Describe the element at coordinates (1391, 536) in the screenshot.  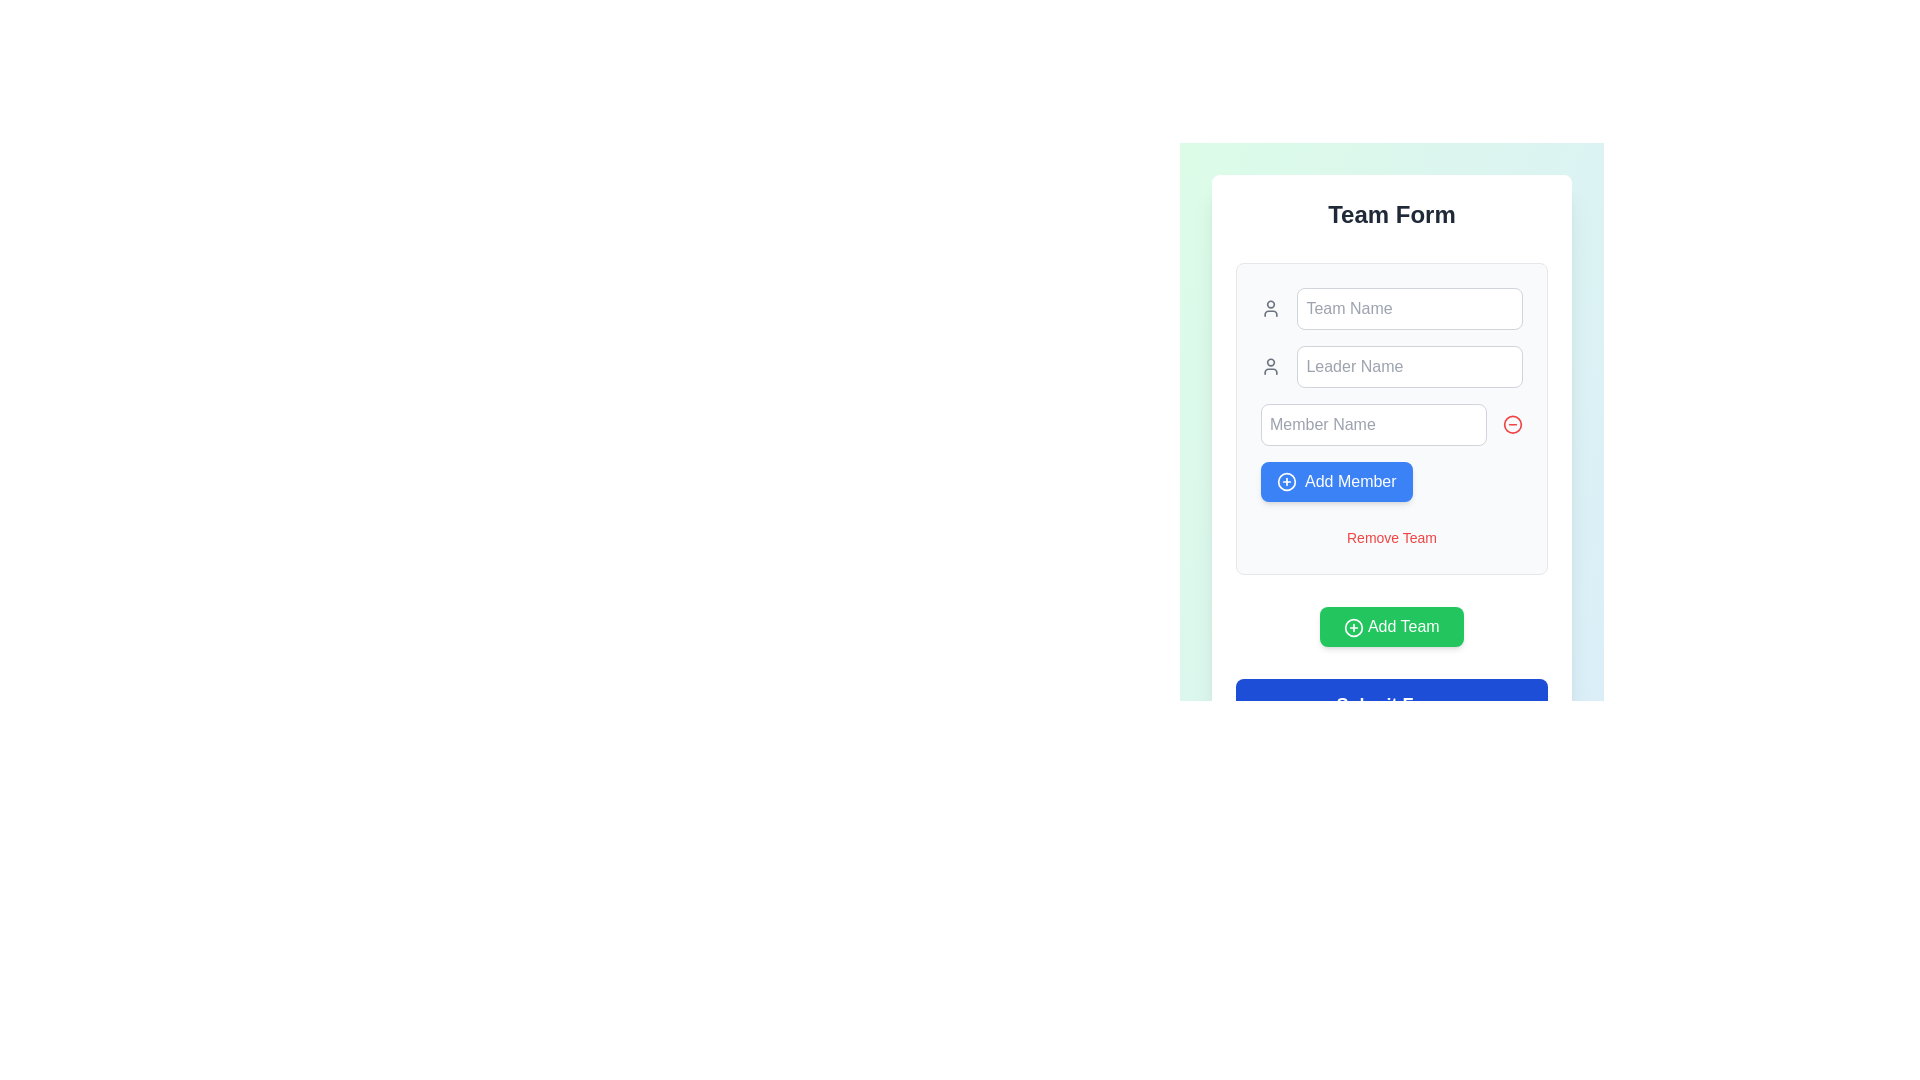
I see `the hyperlink or button-like interactive text that allows the user` at that location.